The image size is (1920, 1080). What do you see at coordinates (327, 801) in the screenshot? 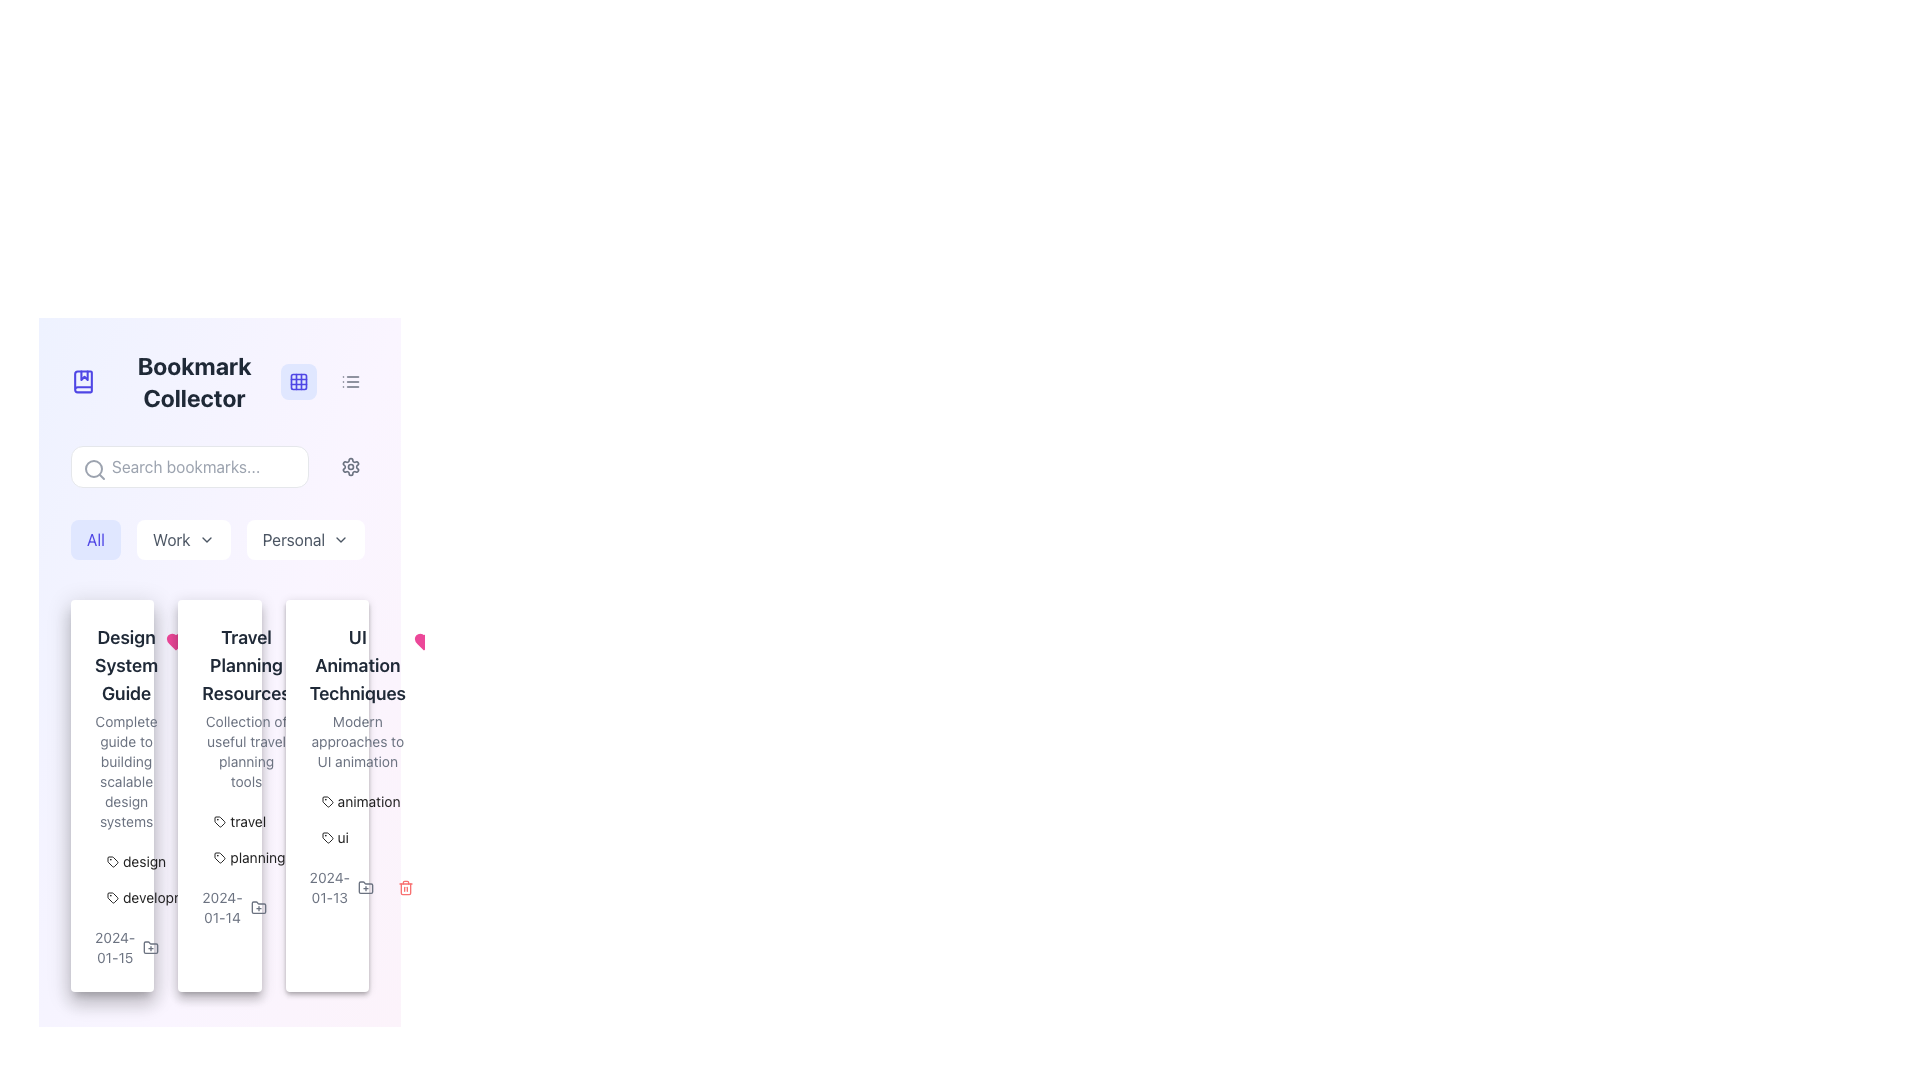
I see `the icon located to the left of the 'animation' text within the pill-shaped badge under the 'UI Animation Techniques' card` at bounding box center [327, 801].